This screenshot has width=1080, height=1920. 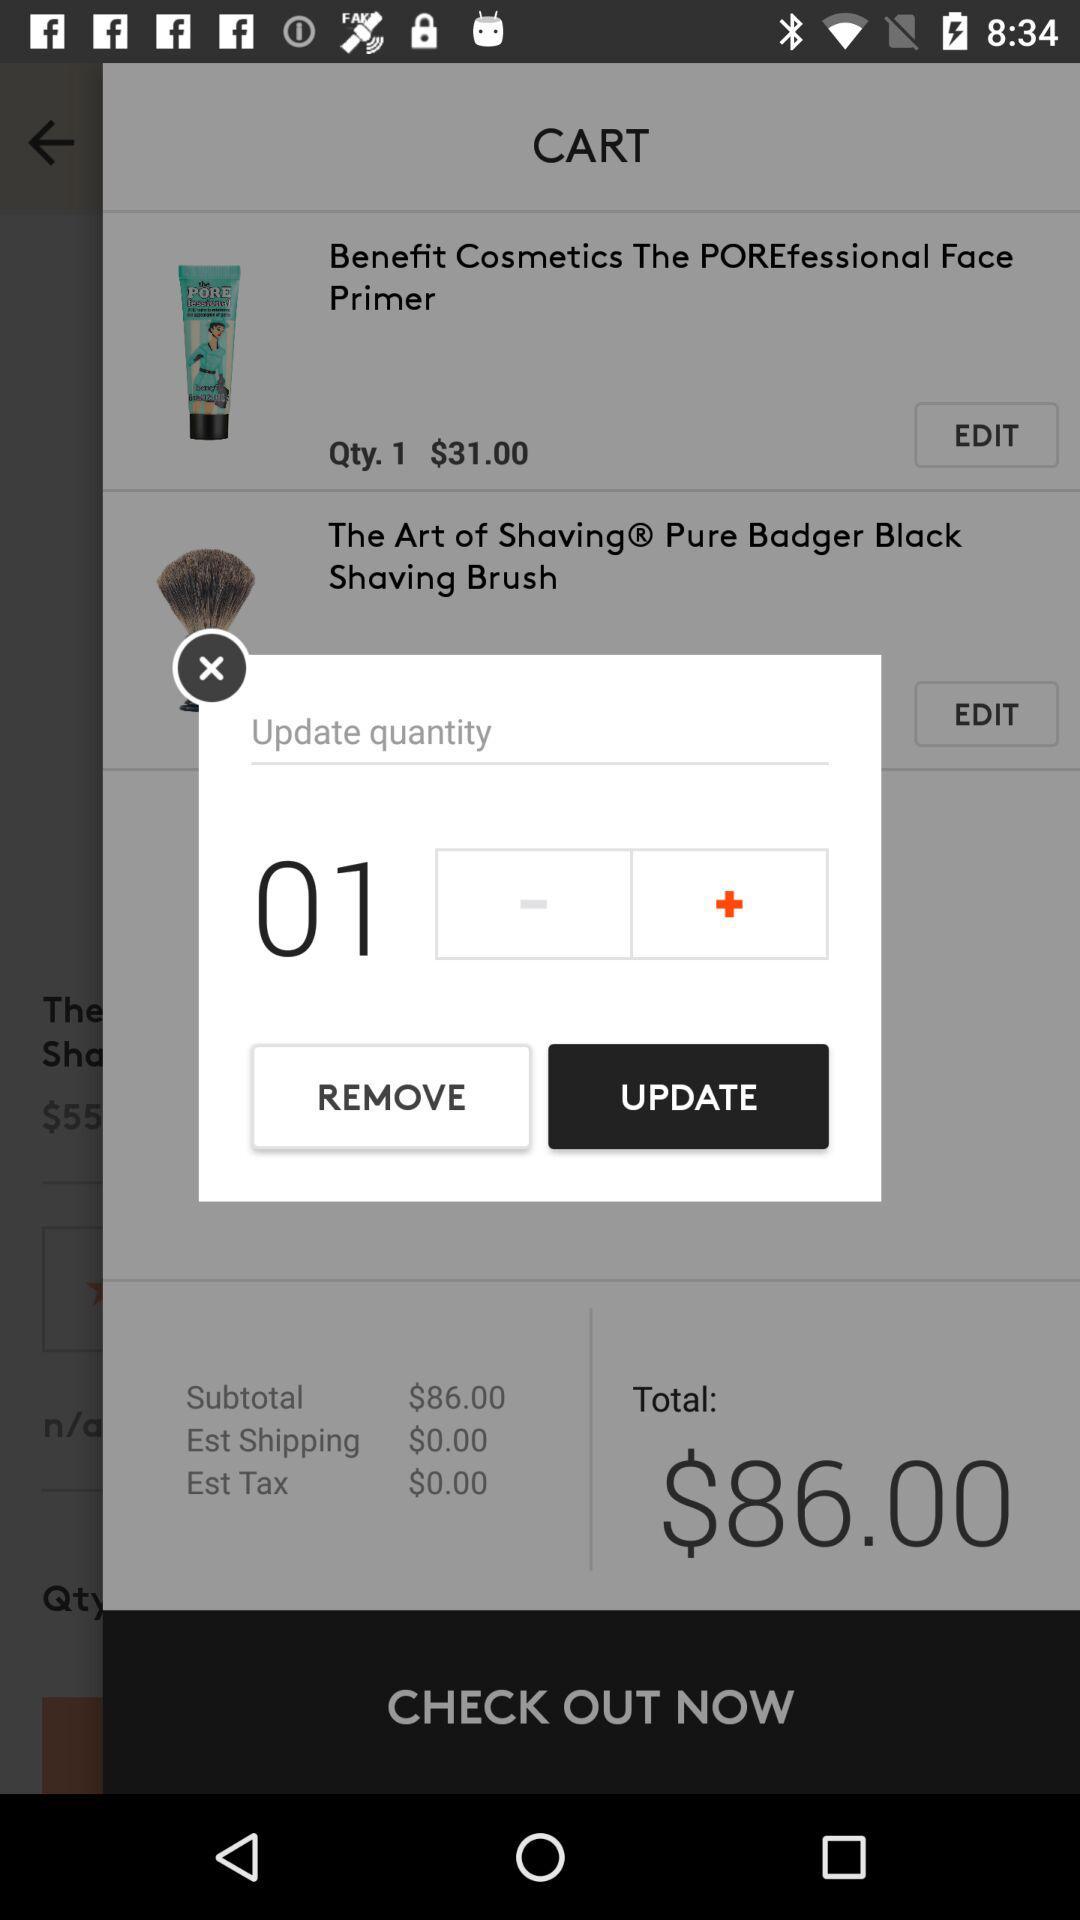 I want to click on the close icon, so click(x=211, y=667).